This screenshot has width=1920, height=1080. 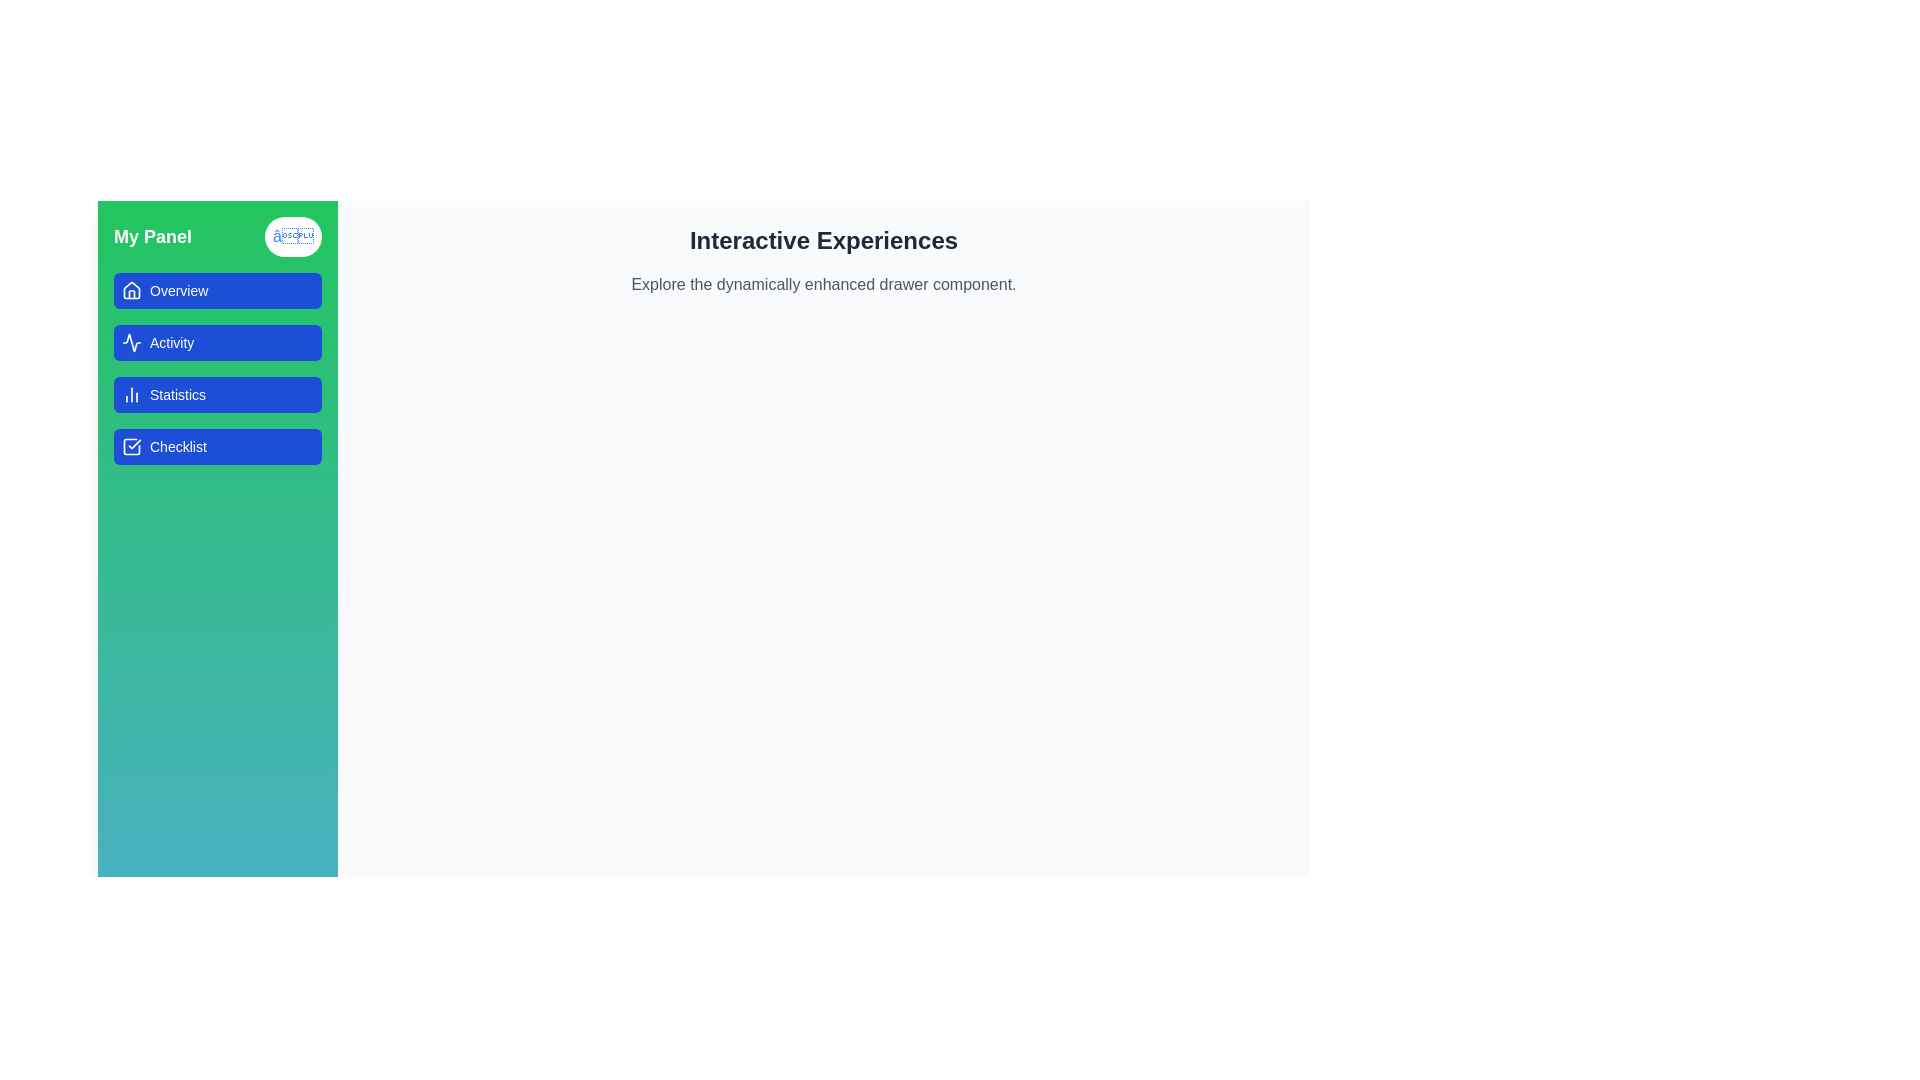 What do you see at coordinates (172, 342) in the screenshot?
I see `the text label that reads 'Activity', which is part of a button in the sidebar menu, styled with a blue background and white text, located between the 'Overview' and 'Statistics' buttons` at bounding box center [172, 342].